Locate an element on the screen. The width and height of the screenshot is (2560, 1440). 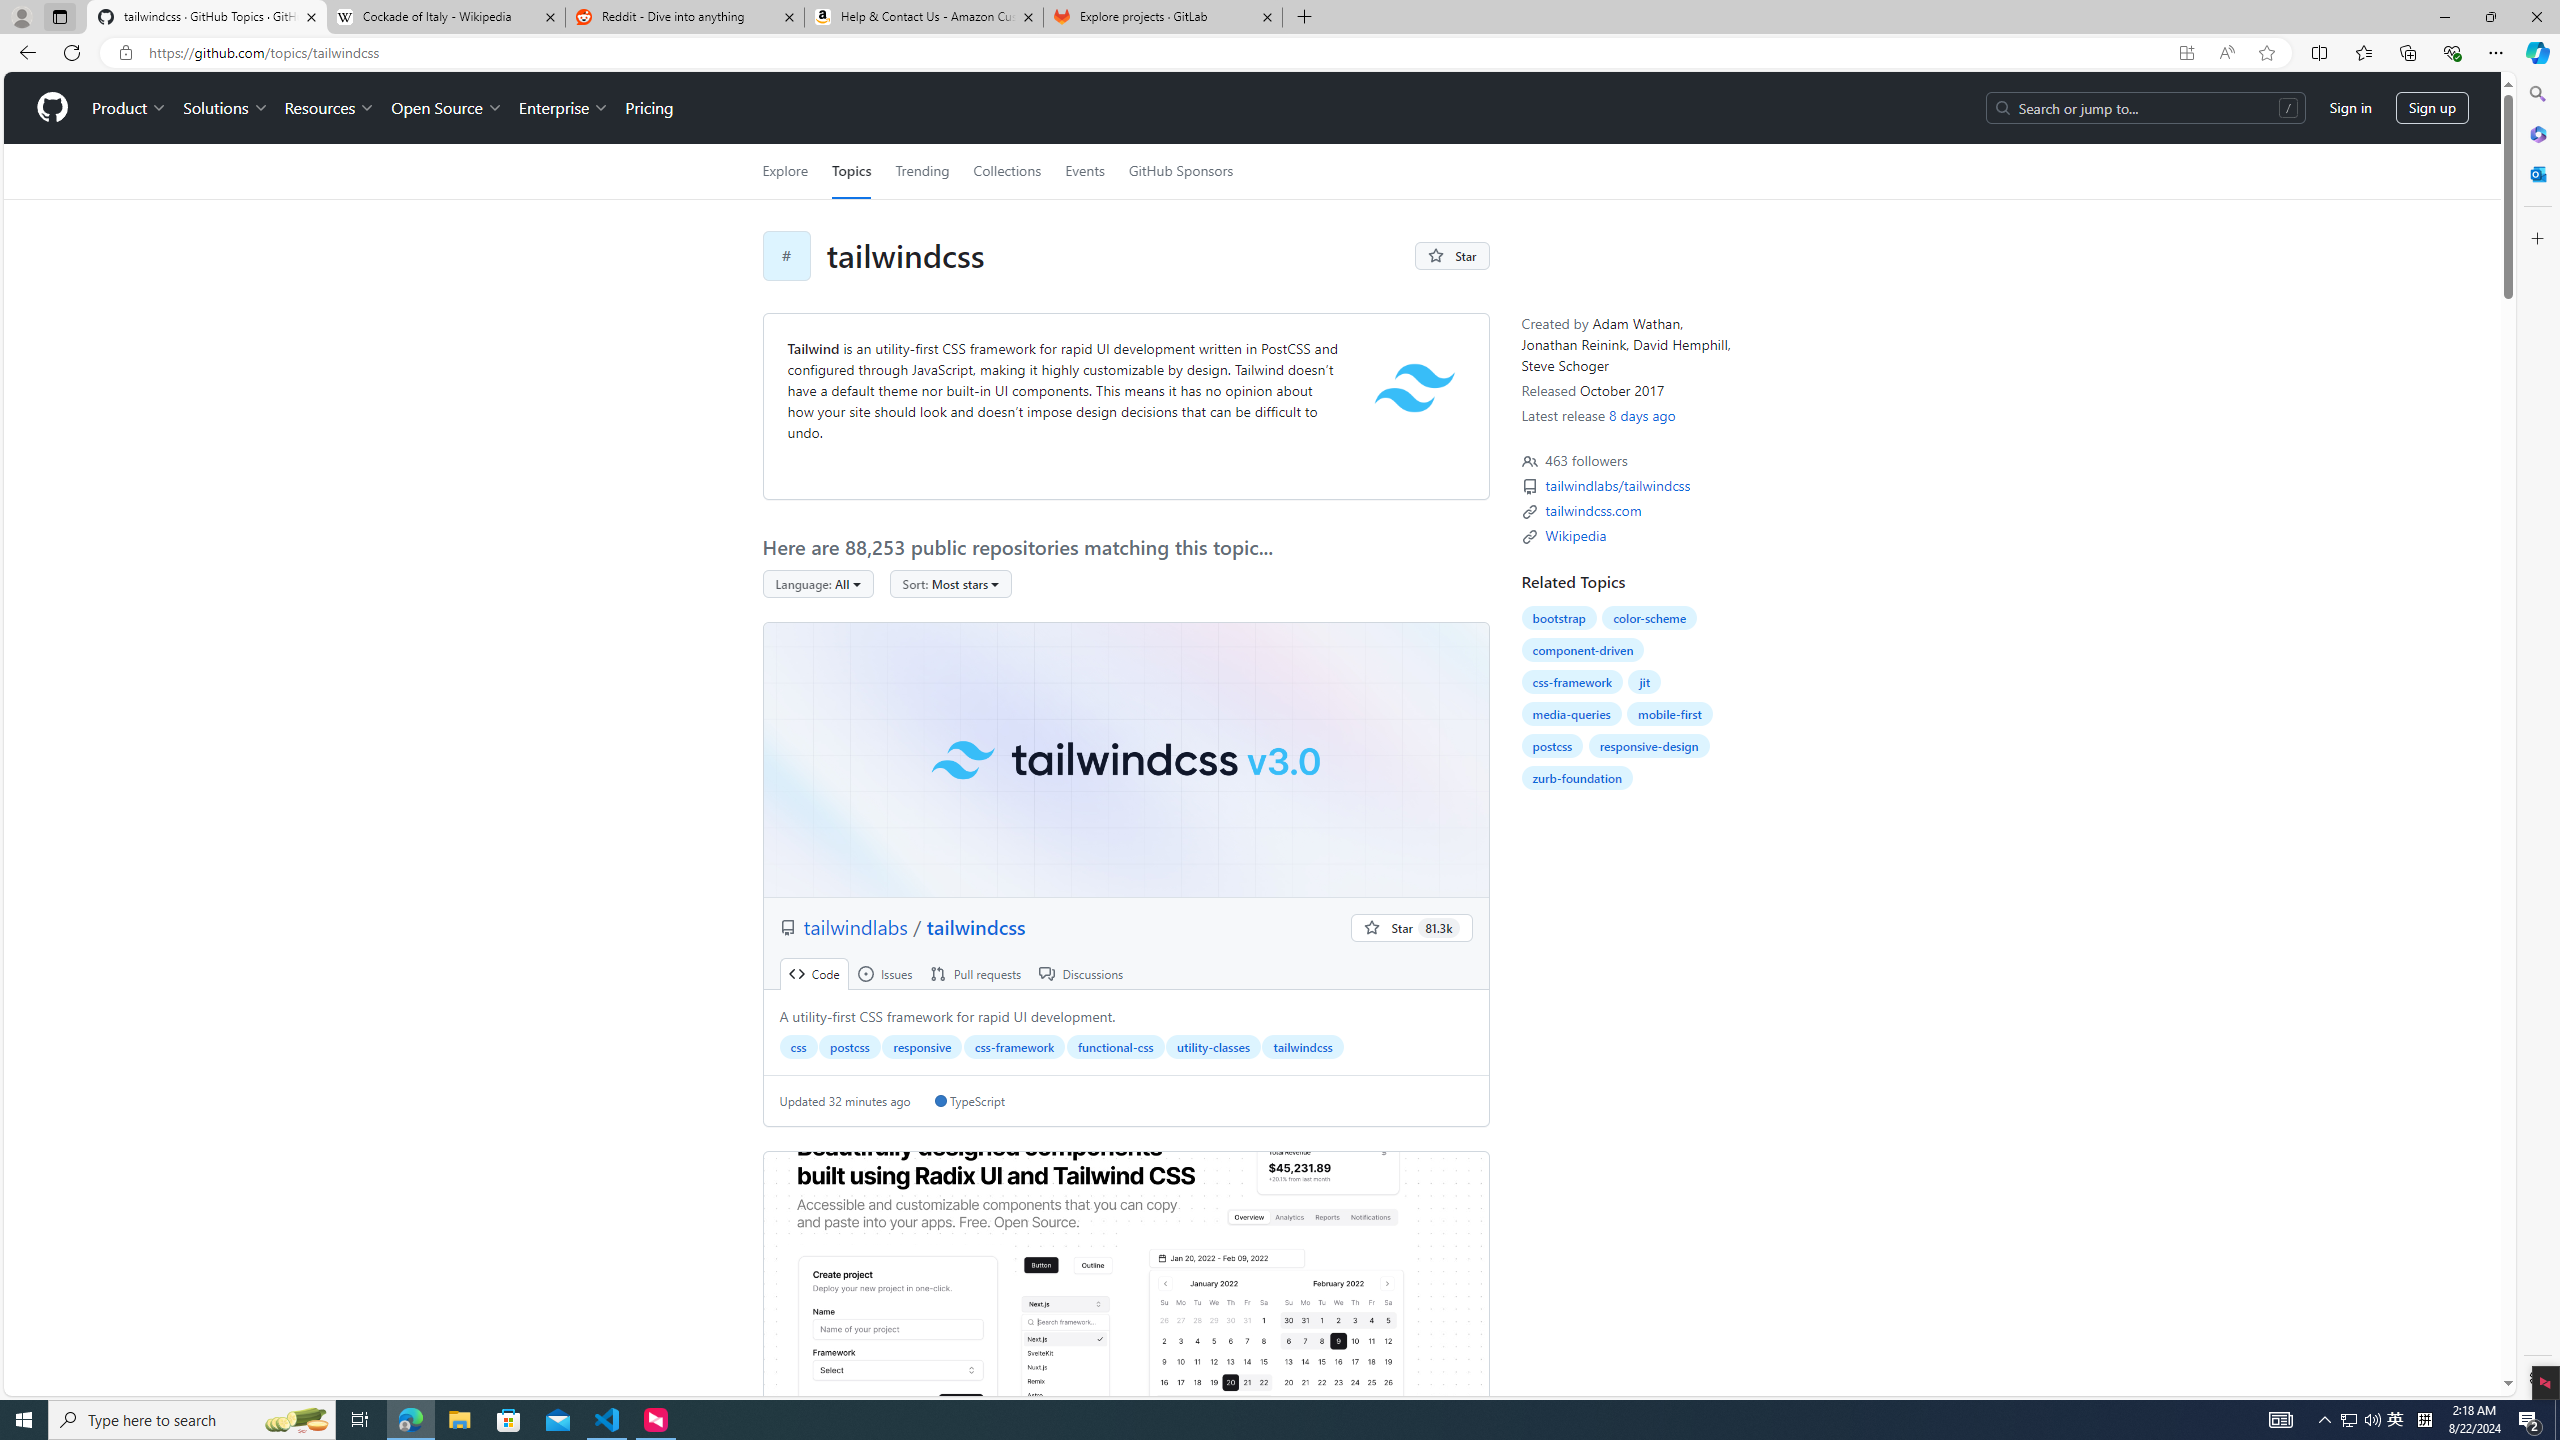
'css-framework' is located at coordinates (1570, 681).